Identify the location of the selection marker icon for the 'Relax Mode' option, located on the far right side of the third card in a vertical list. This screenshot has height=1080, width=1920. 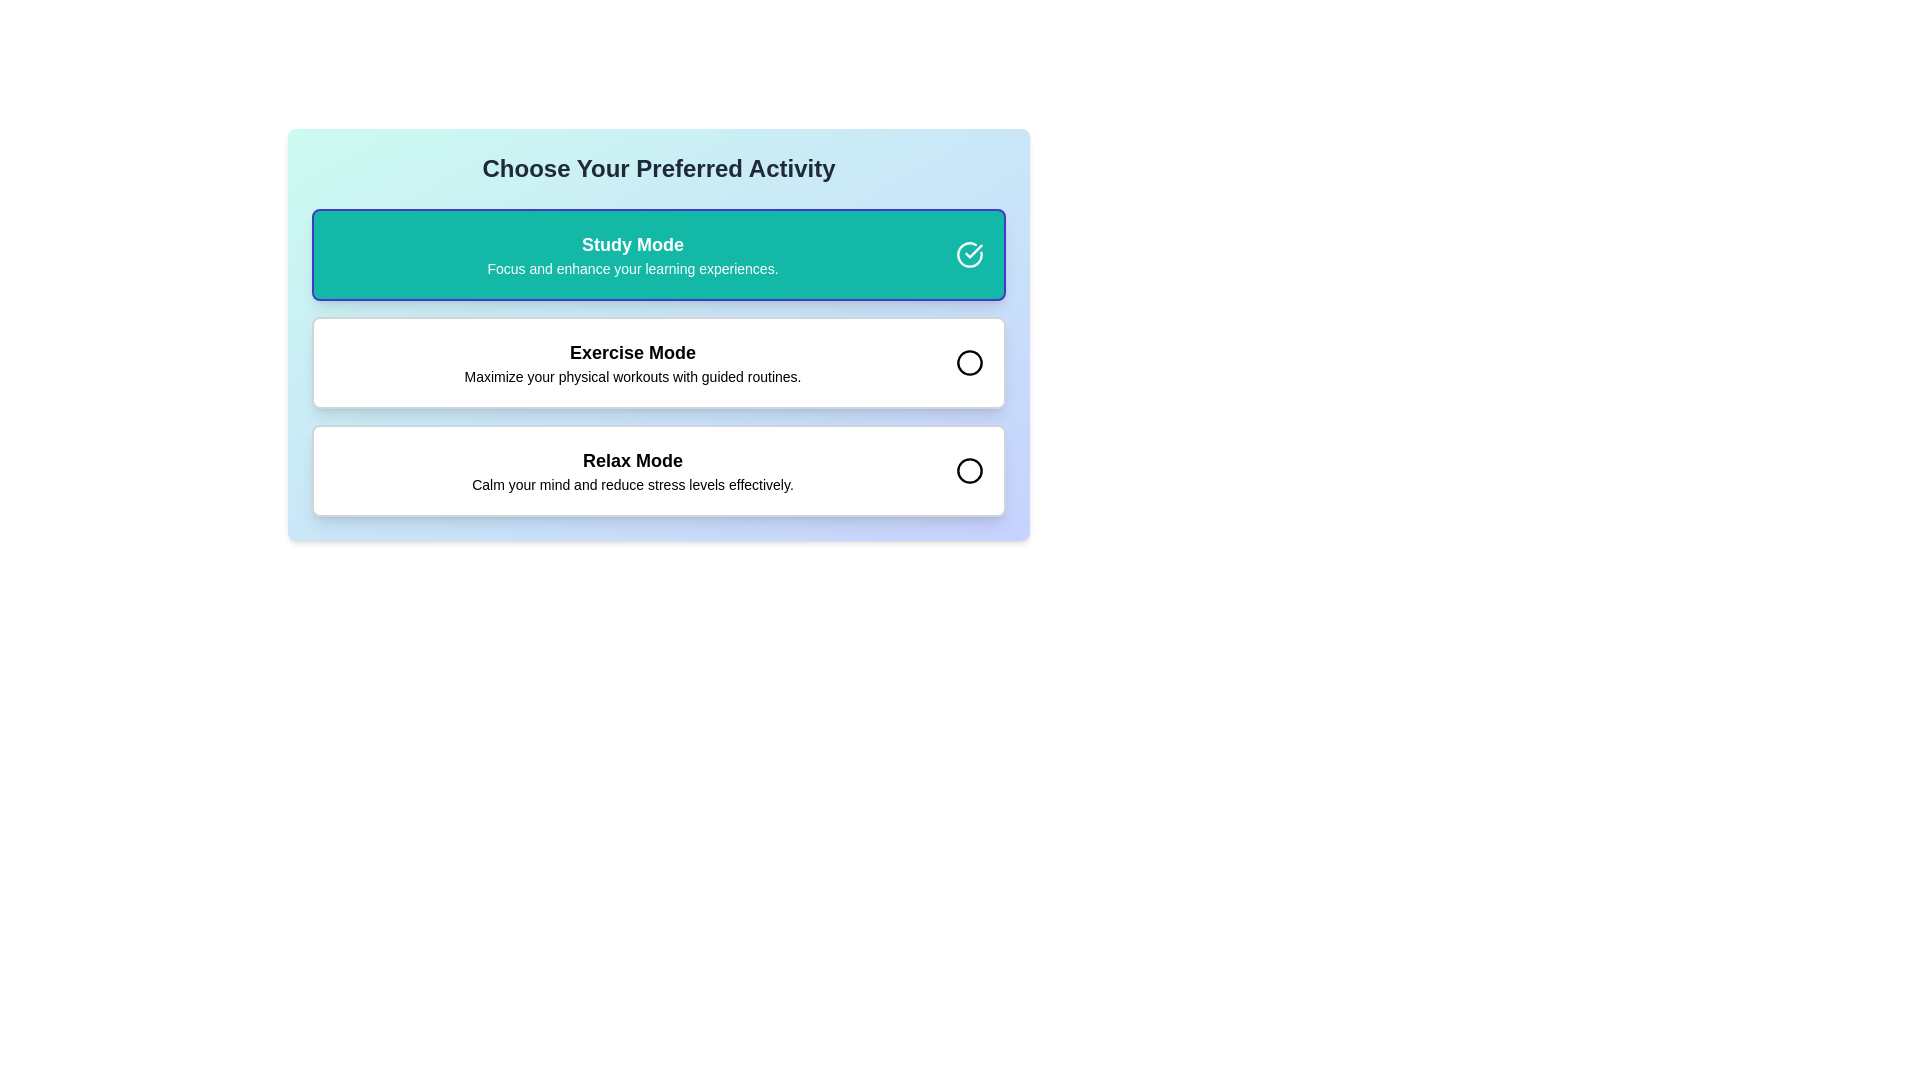
(969, 470).